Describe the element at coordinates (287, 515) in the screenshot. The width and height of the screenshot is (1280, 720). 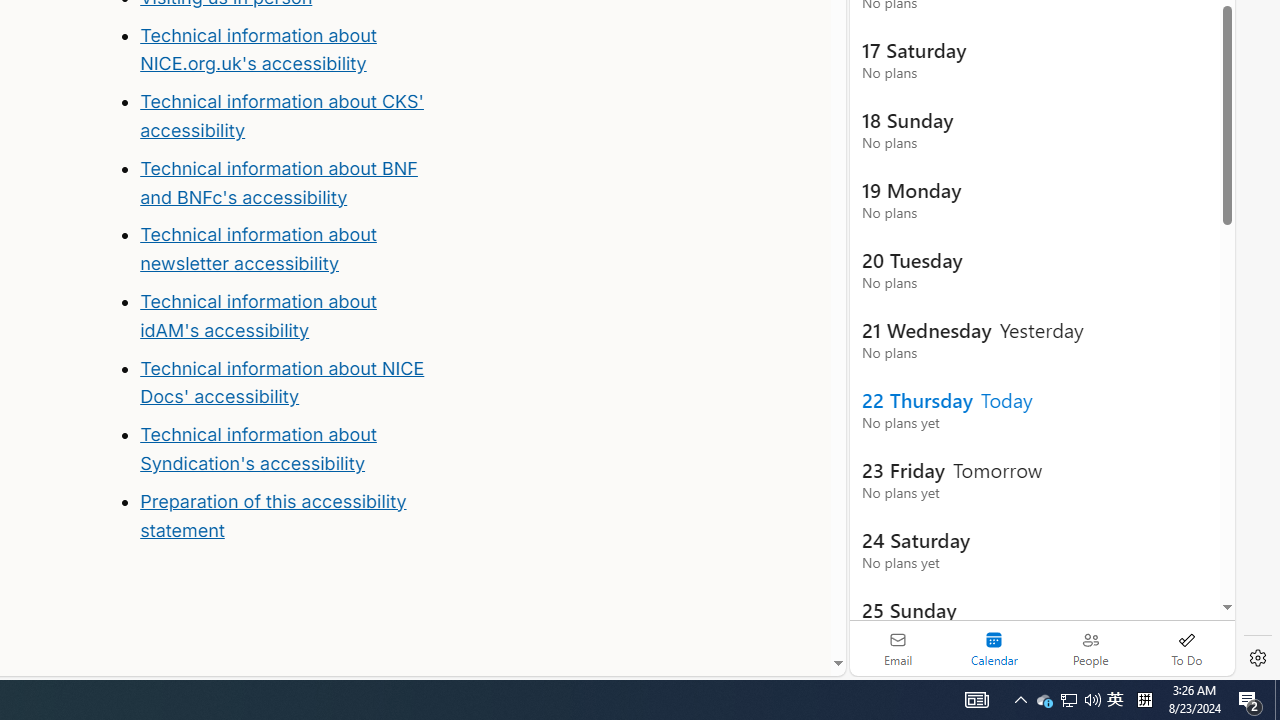
I see `'Preparation of this accessibility statement'` at that location.